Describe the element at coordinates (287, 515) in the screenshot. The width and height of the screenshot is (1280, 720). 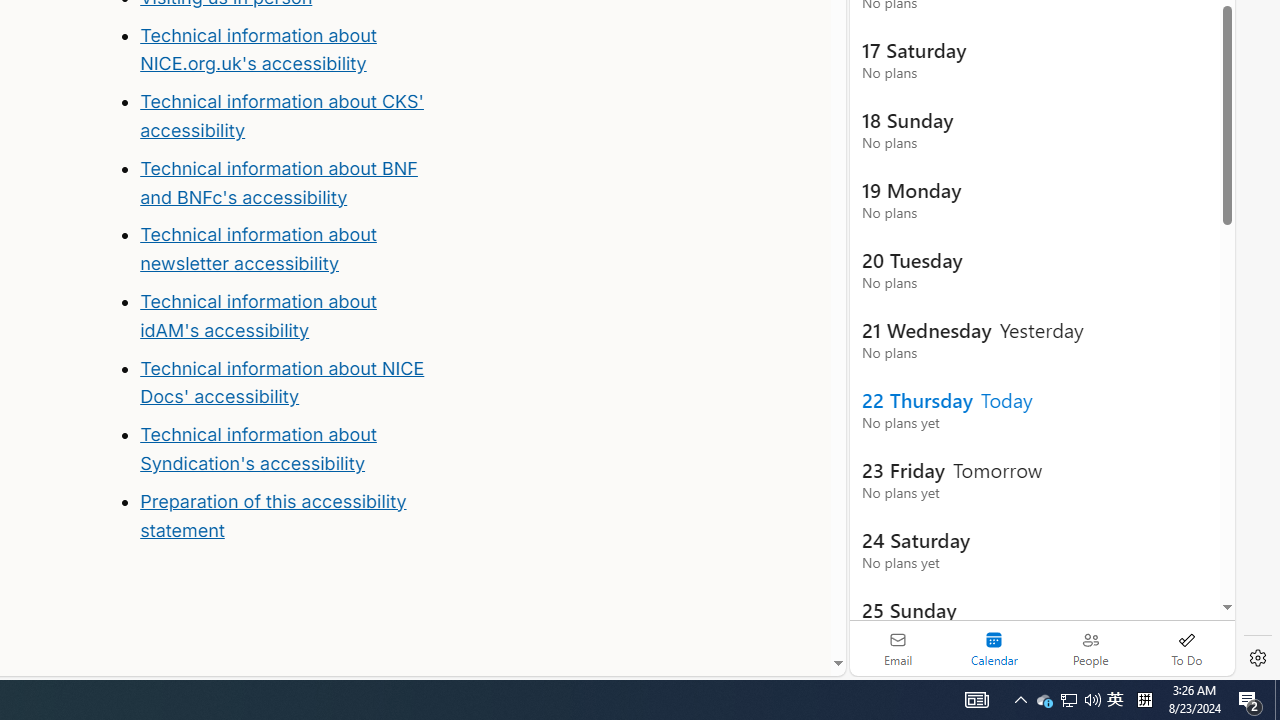
I see `'Preparation of this accessibility statement'` at that location.